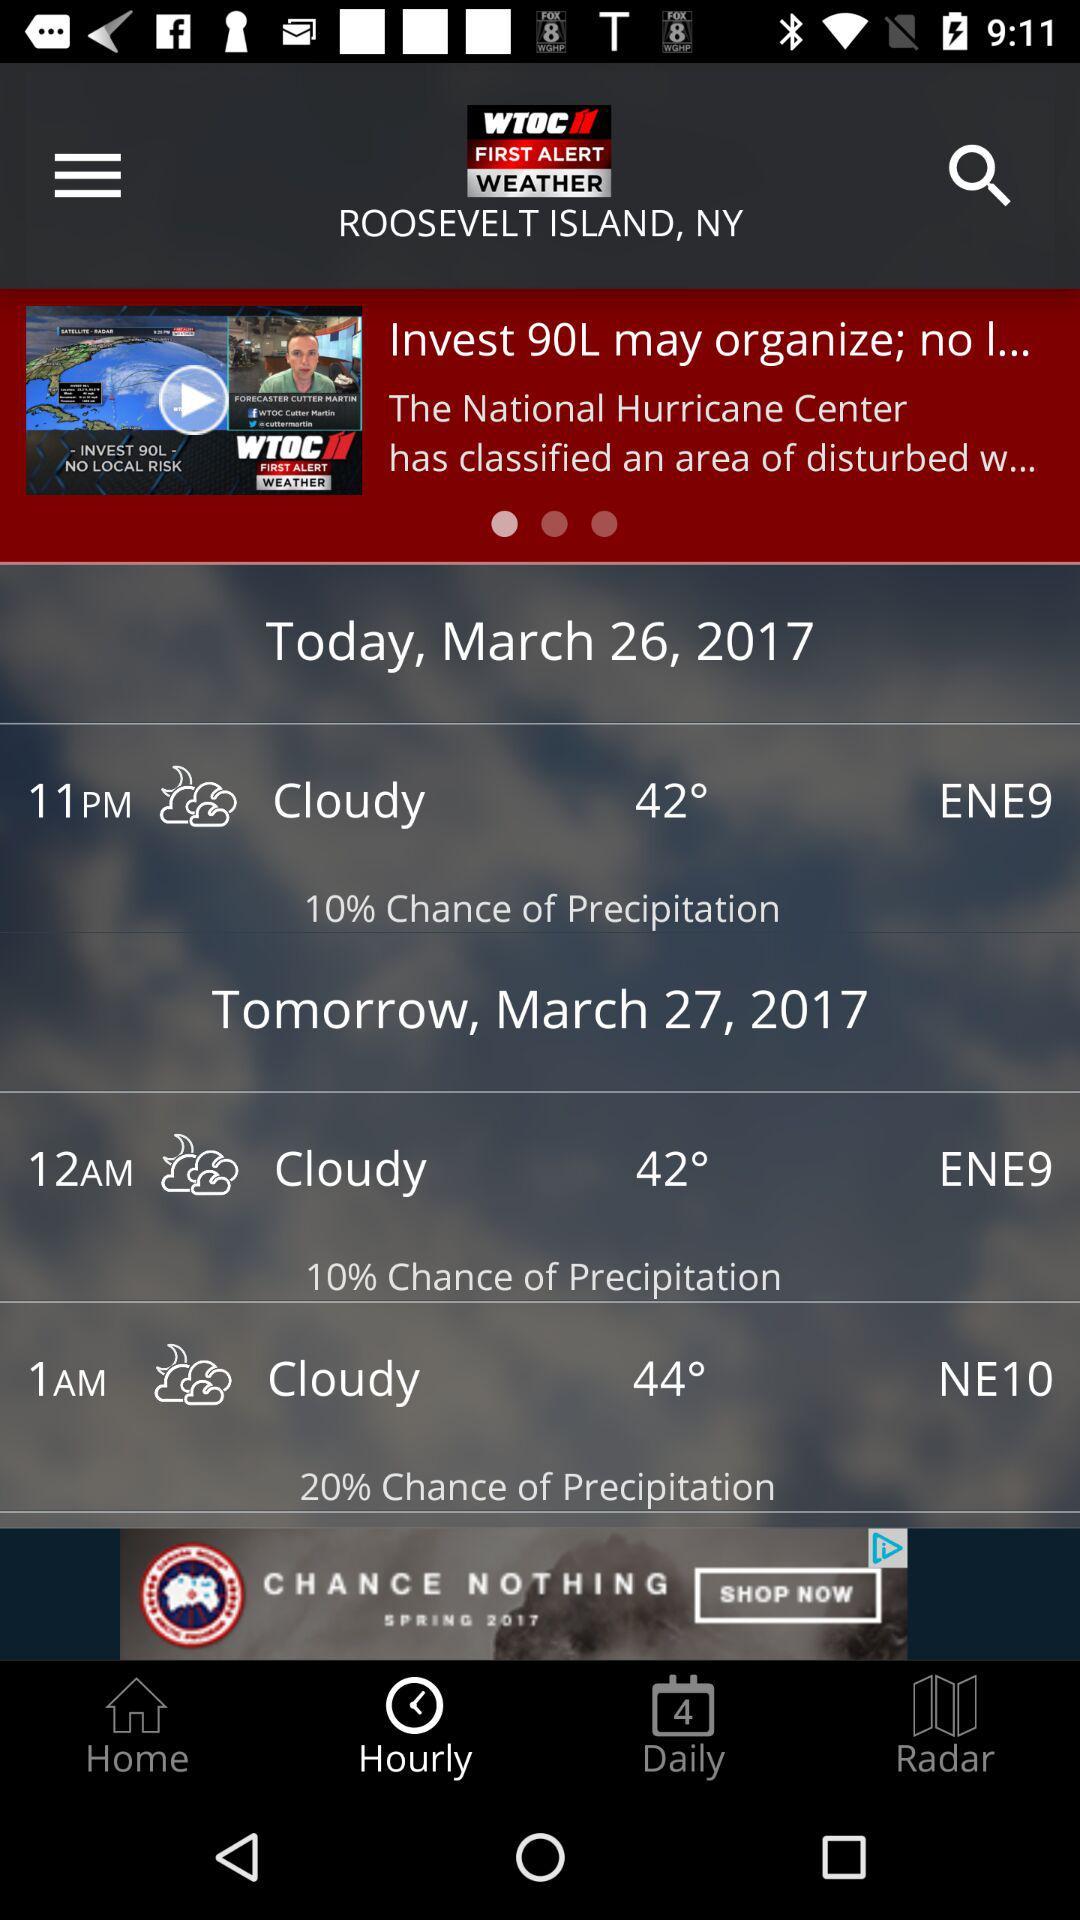  What do you see at coordinates (945, 1726) in the screenshot?
I see `radar item` at bounding box center [945, 1726].